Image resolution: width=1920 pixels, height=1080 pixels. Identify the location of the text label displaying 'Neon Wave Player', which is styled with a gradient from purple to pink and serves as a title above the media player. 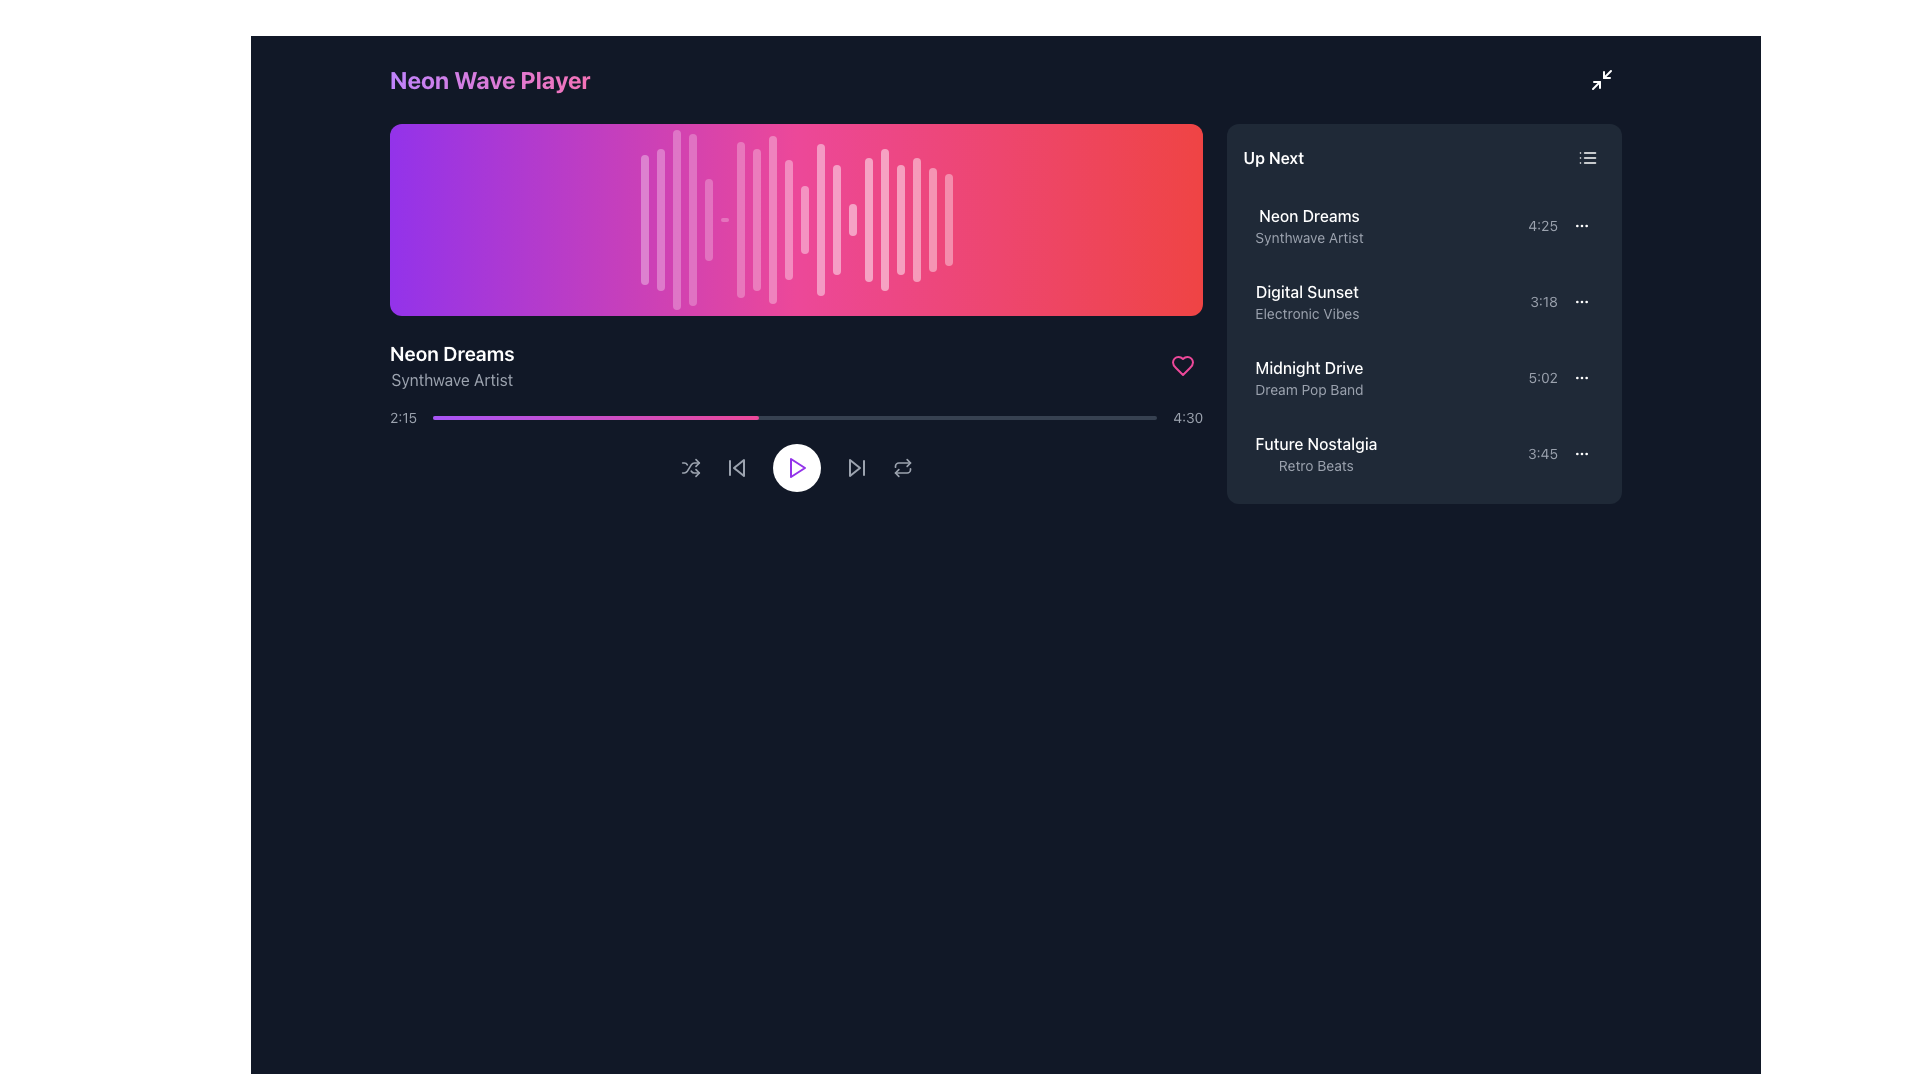
(490, 79).